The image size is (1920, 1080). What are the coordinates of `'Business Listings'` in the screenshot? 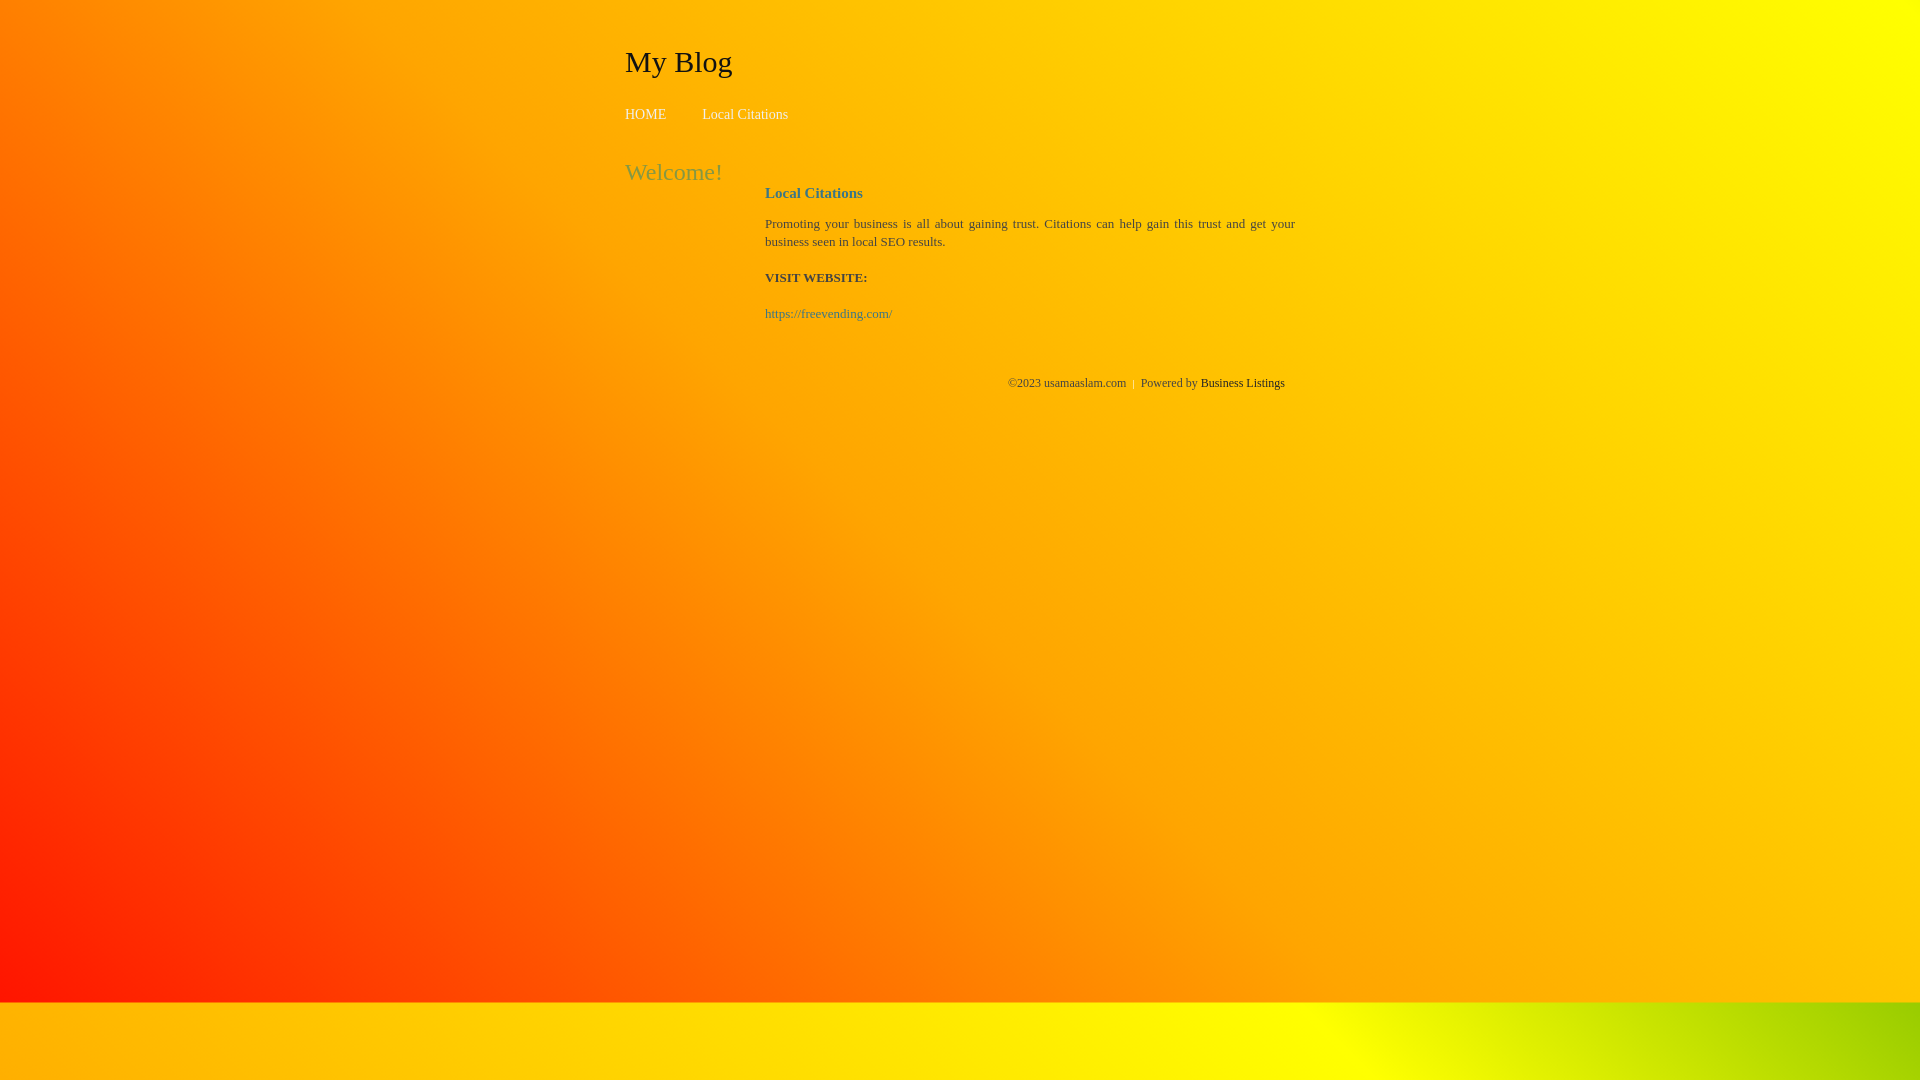 It's located at (1242, 382).